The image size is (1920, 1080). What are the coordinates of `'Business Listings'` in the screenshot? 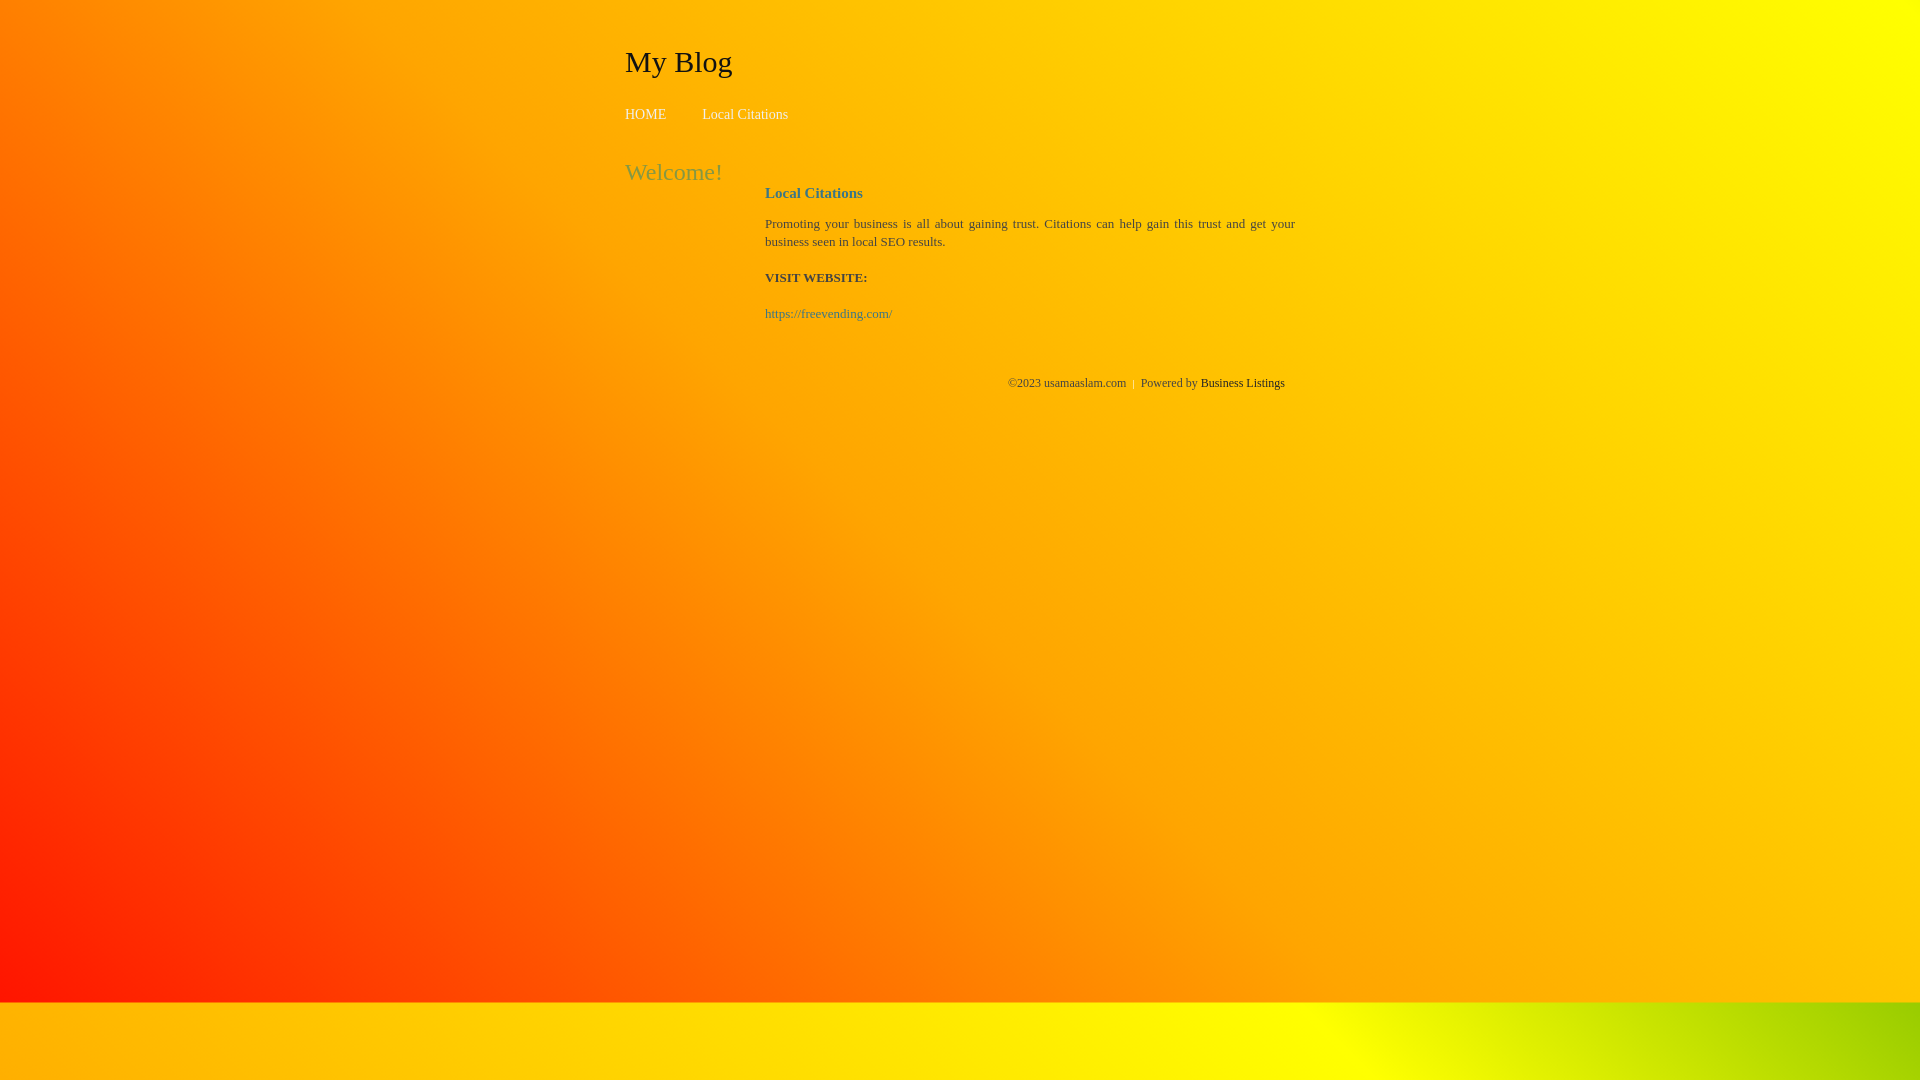 It's located at (1242, 382).